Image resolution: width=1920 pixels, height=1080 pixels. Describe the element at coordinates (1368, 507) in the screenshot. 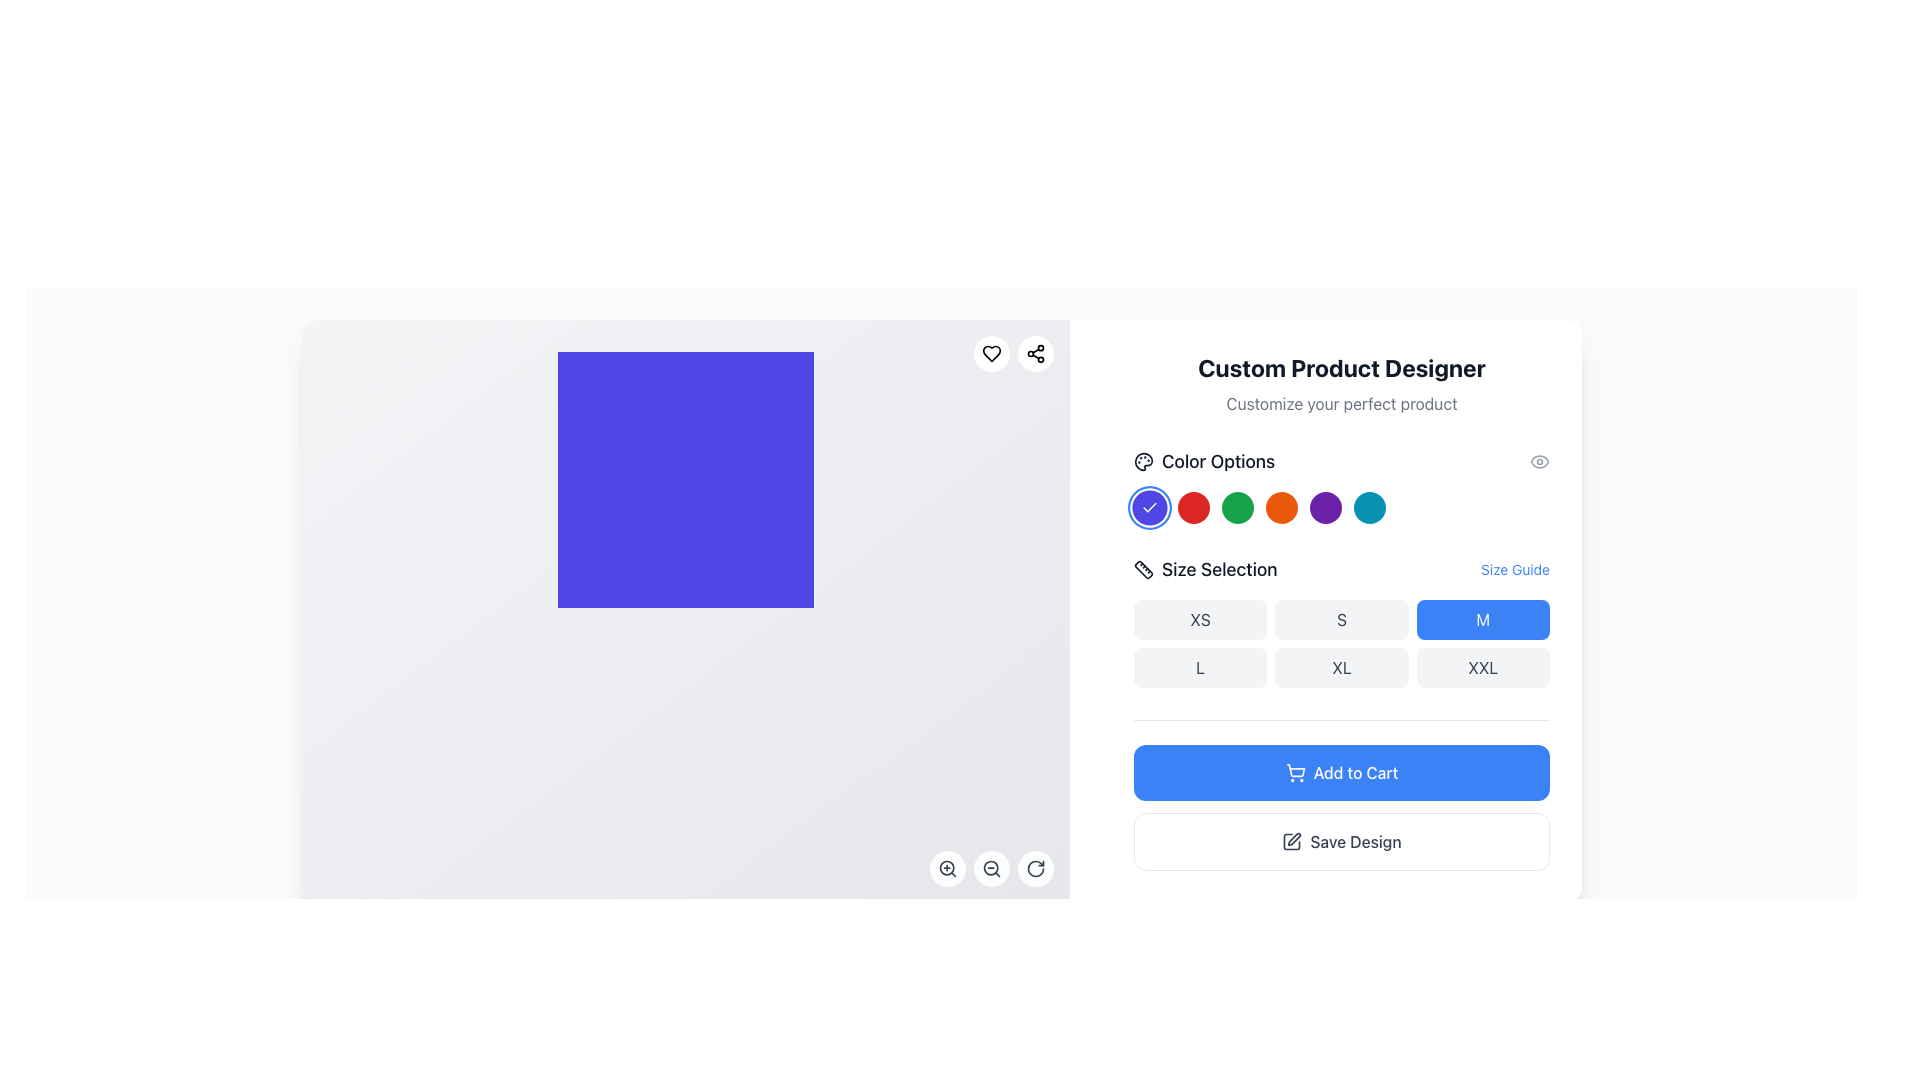

I see `the eighth circular teal button in the 'Color Options' section to observe the scale animation when the mouse is over it` at that location.